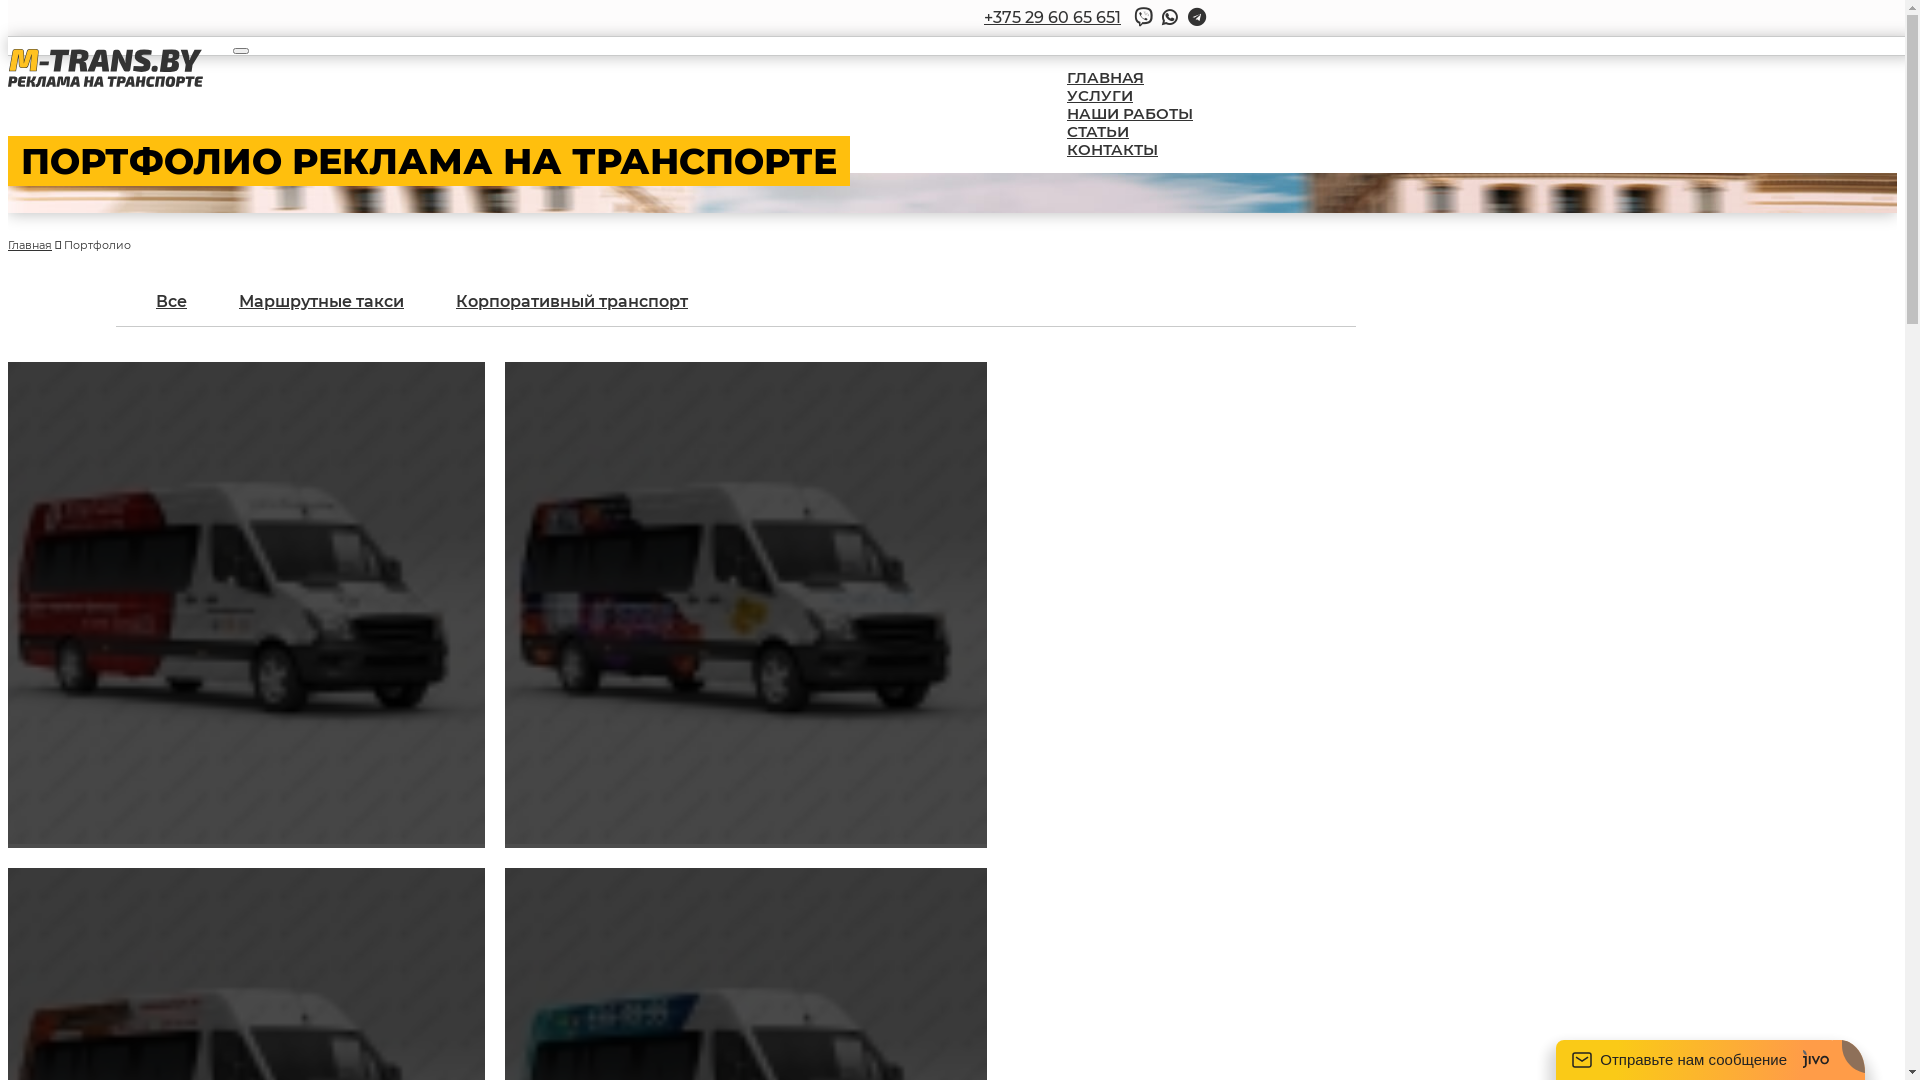 The height and width of the screenshot is (1080, 1920). What do you see at coordinates (1170, 17) in the screenshot?
I see `'Whatsap'` at bounding box center [1170, 17].